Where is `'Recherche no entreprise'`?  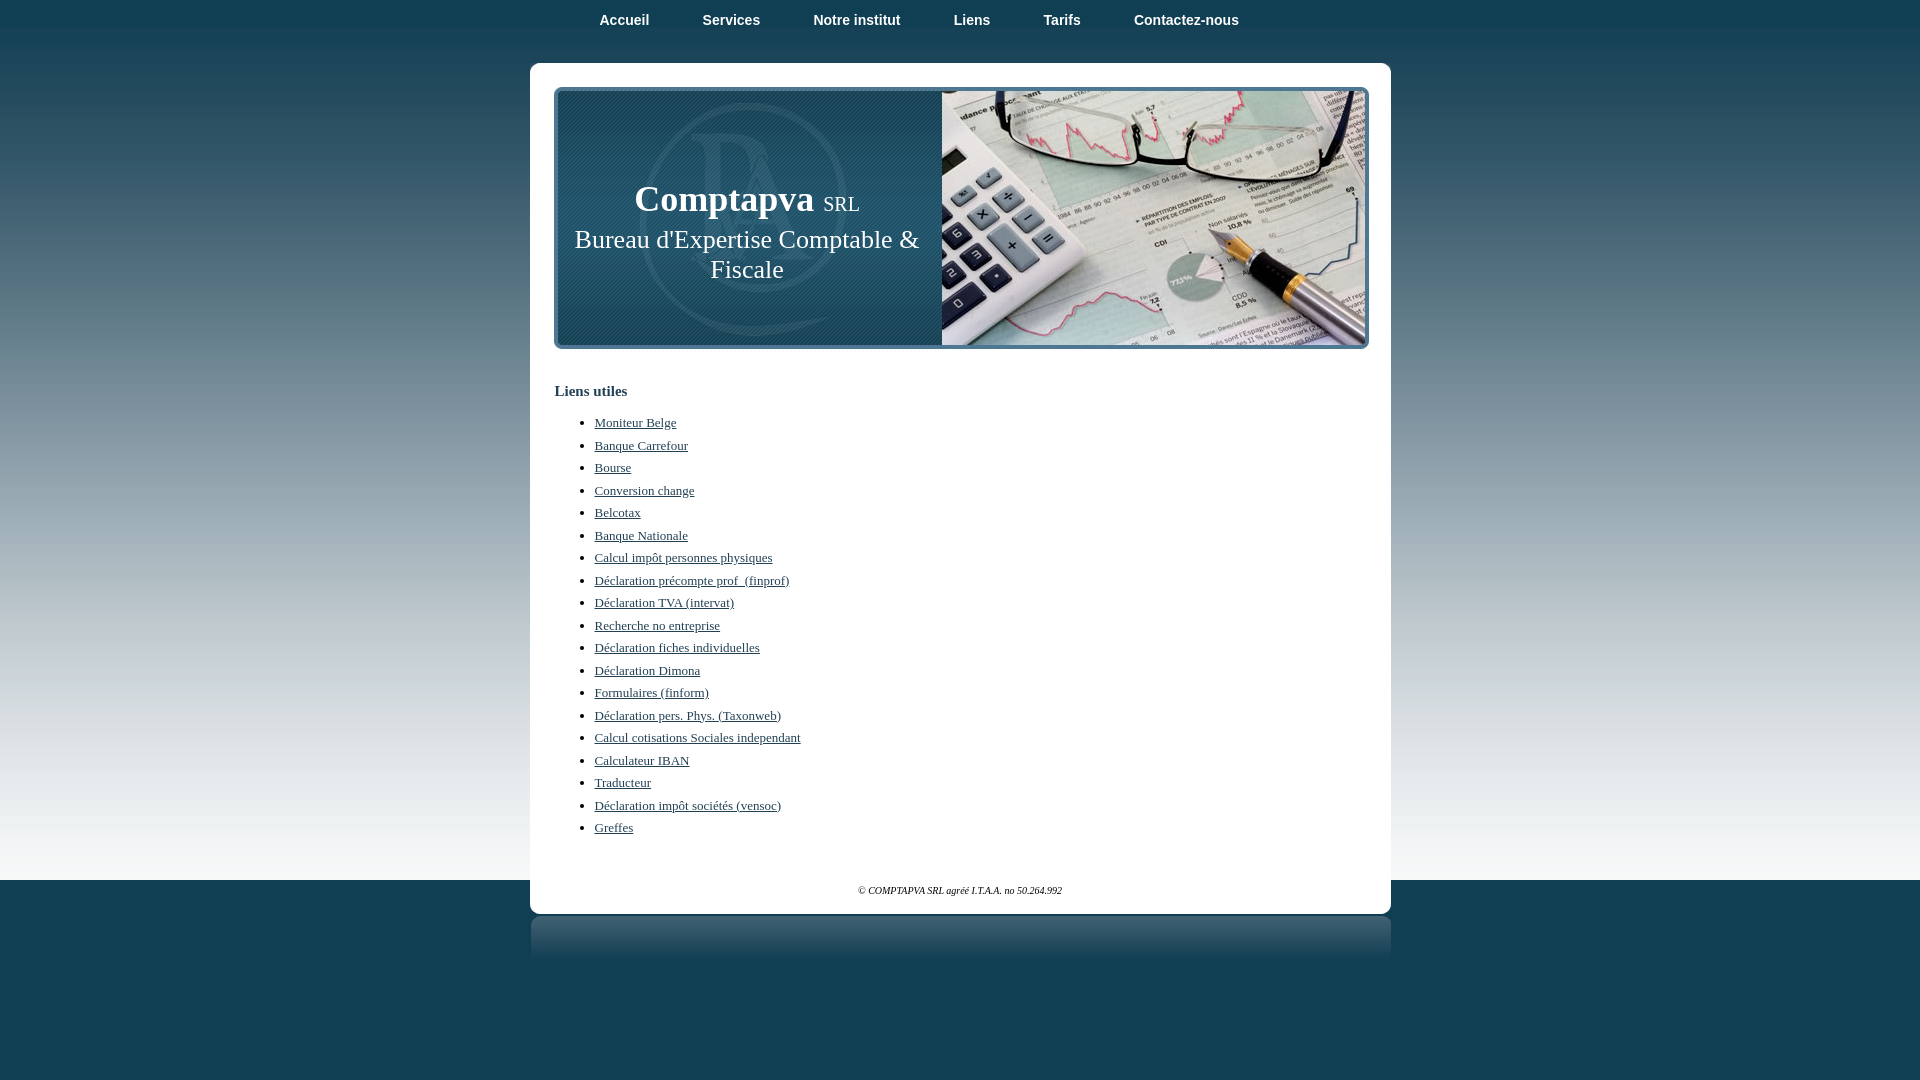 'Recherche no entreprise' is located at coordinates (657, 624).